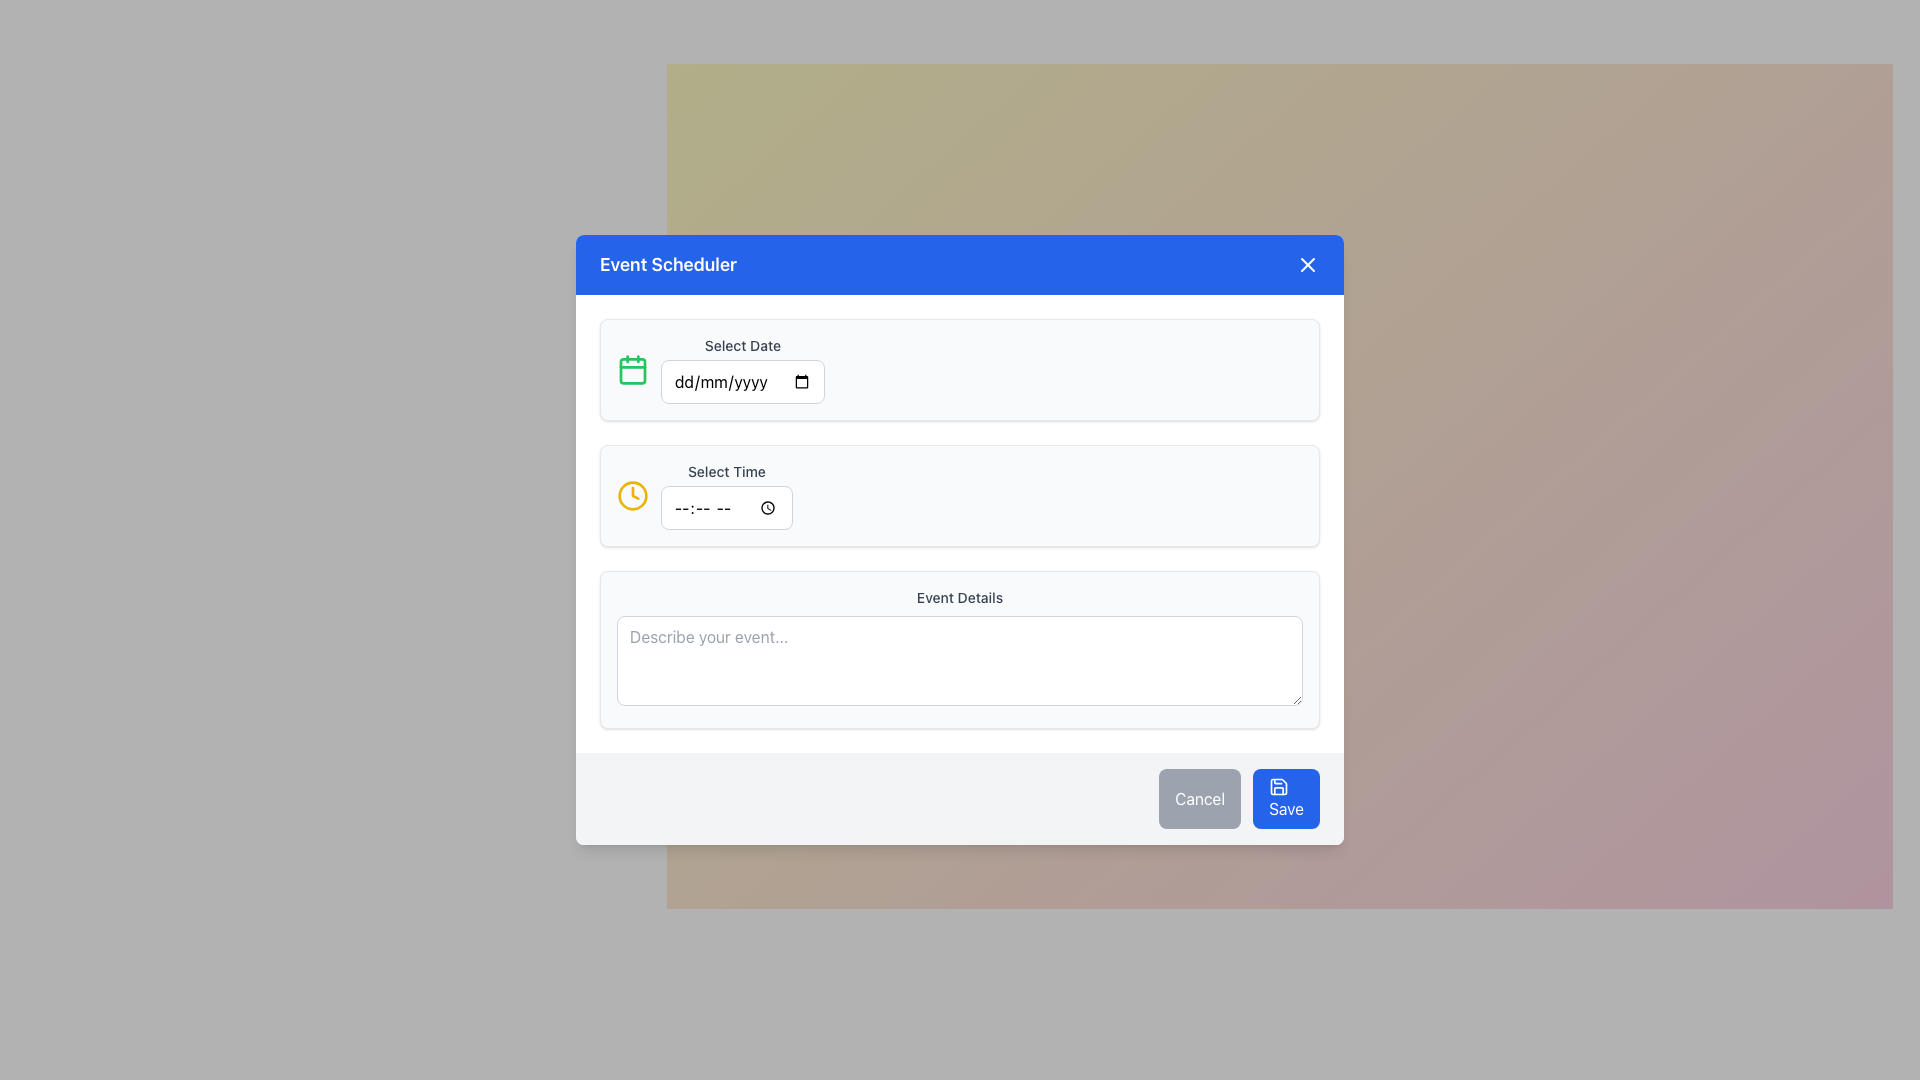 Image resolution: width=1920 pixels, height=1080 pixels. What do you see at coordinates (1200, 797) in the screenshot?
I see `the 'Cancel' button with light gray background and white text located at the bottom-right of the modal footer to change its appearance` at bounding box center [1200, 797].